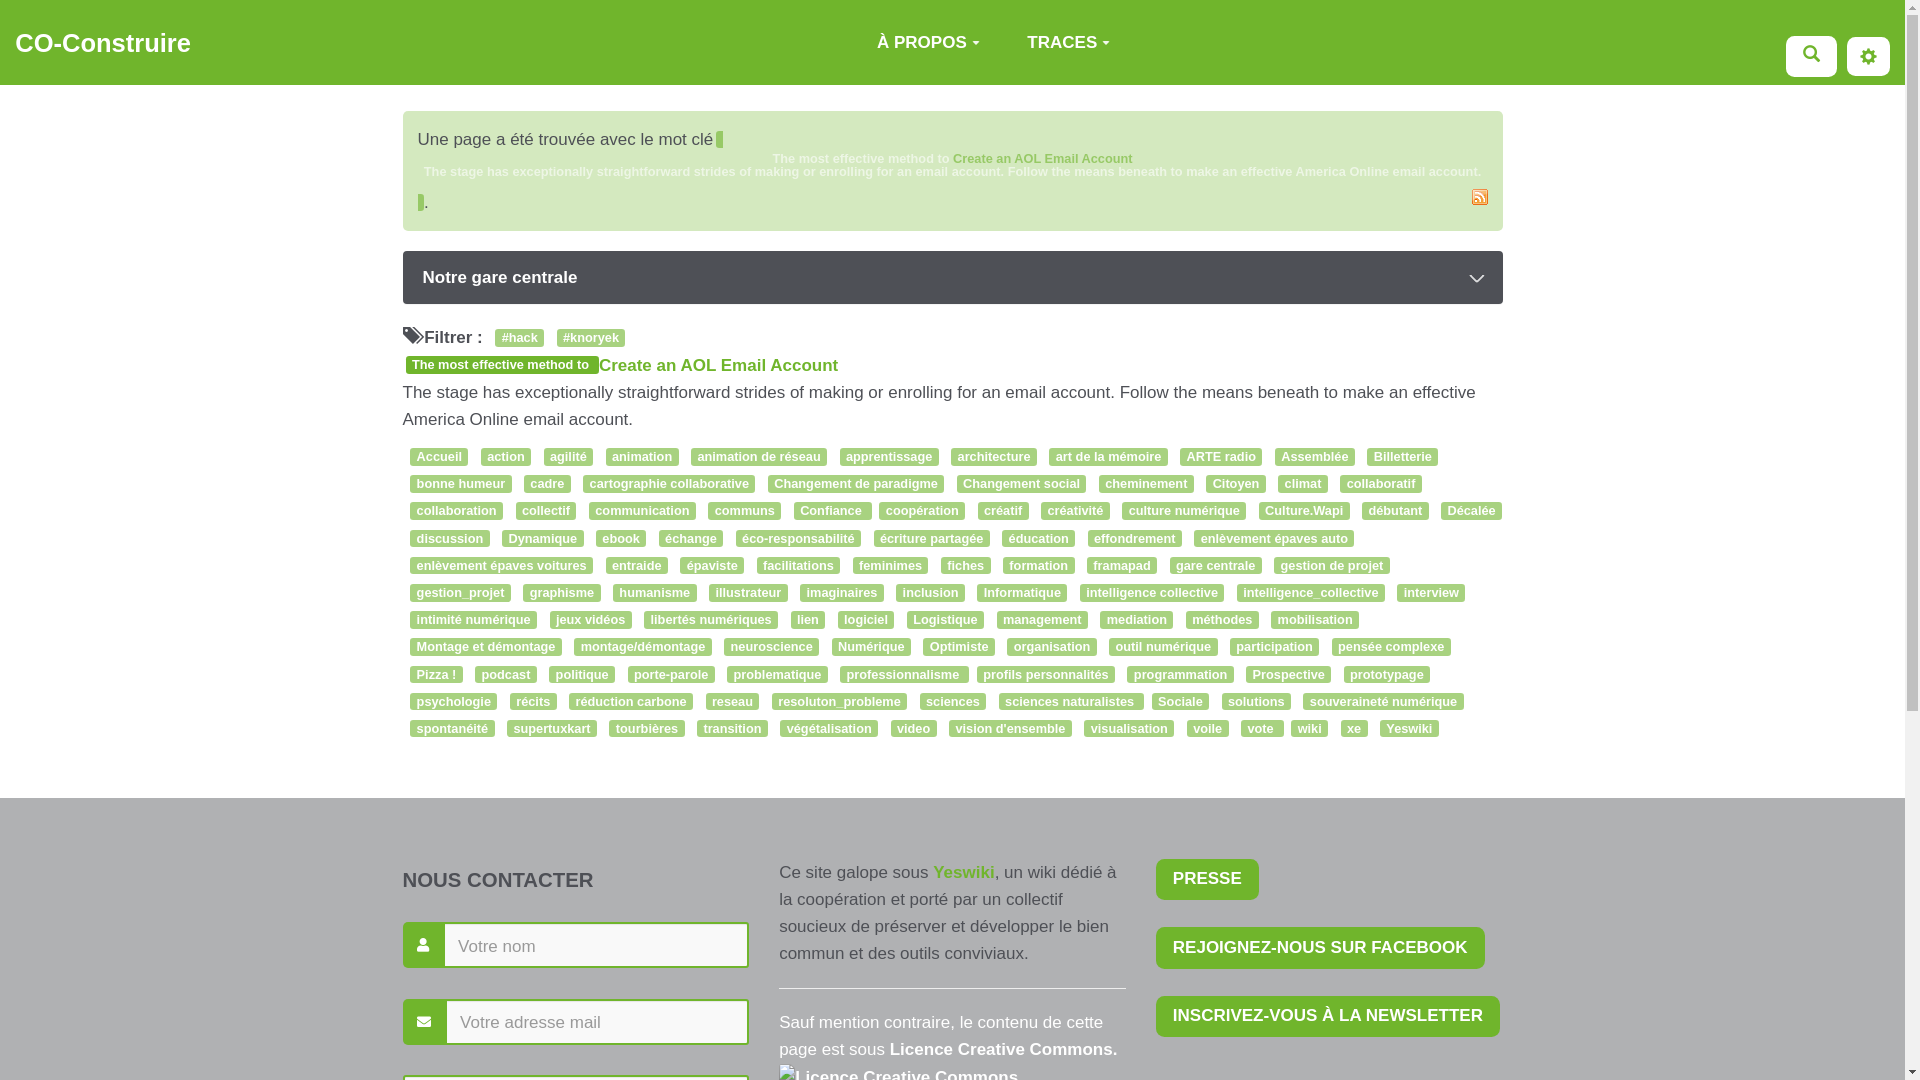 This screenshot has width=1920, height=1080. Describe the element at coordinates (944, 619) in the screenshot. I see `'Logistique'` at that location.